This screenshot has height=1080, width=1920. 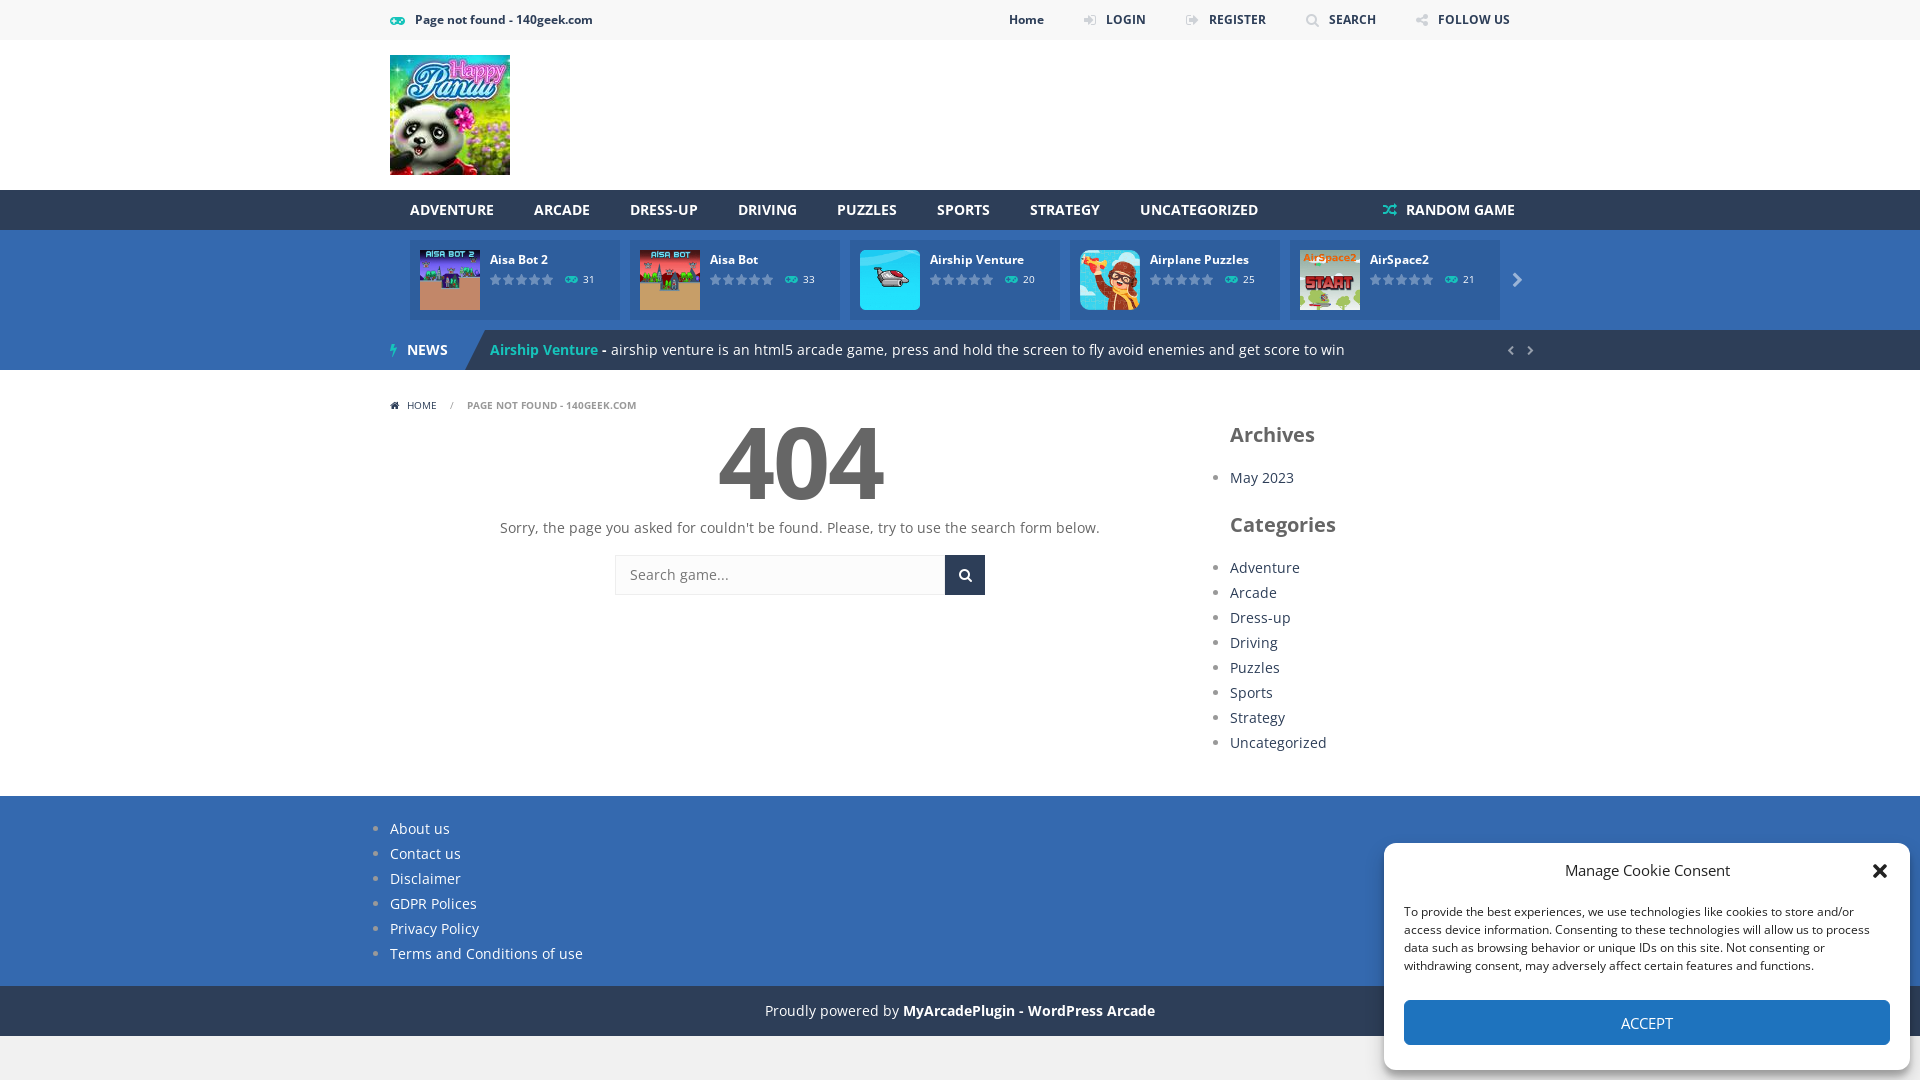 I want to click on '140geek.com', so click(x=449, y=113).